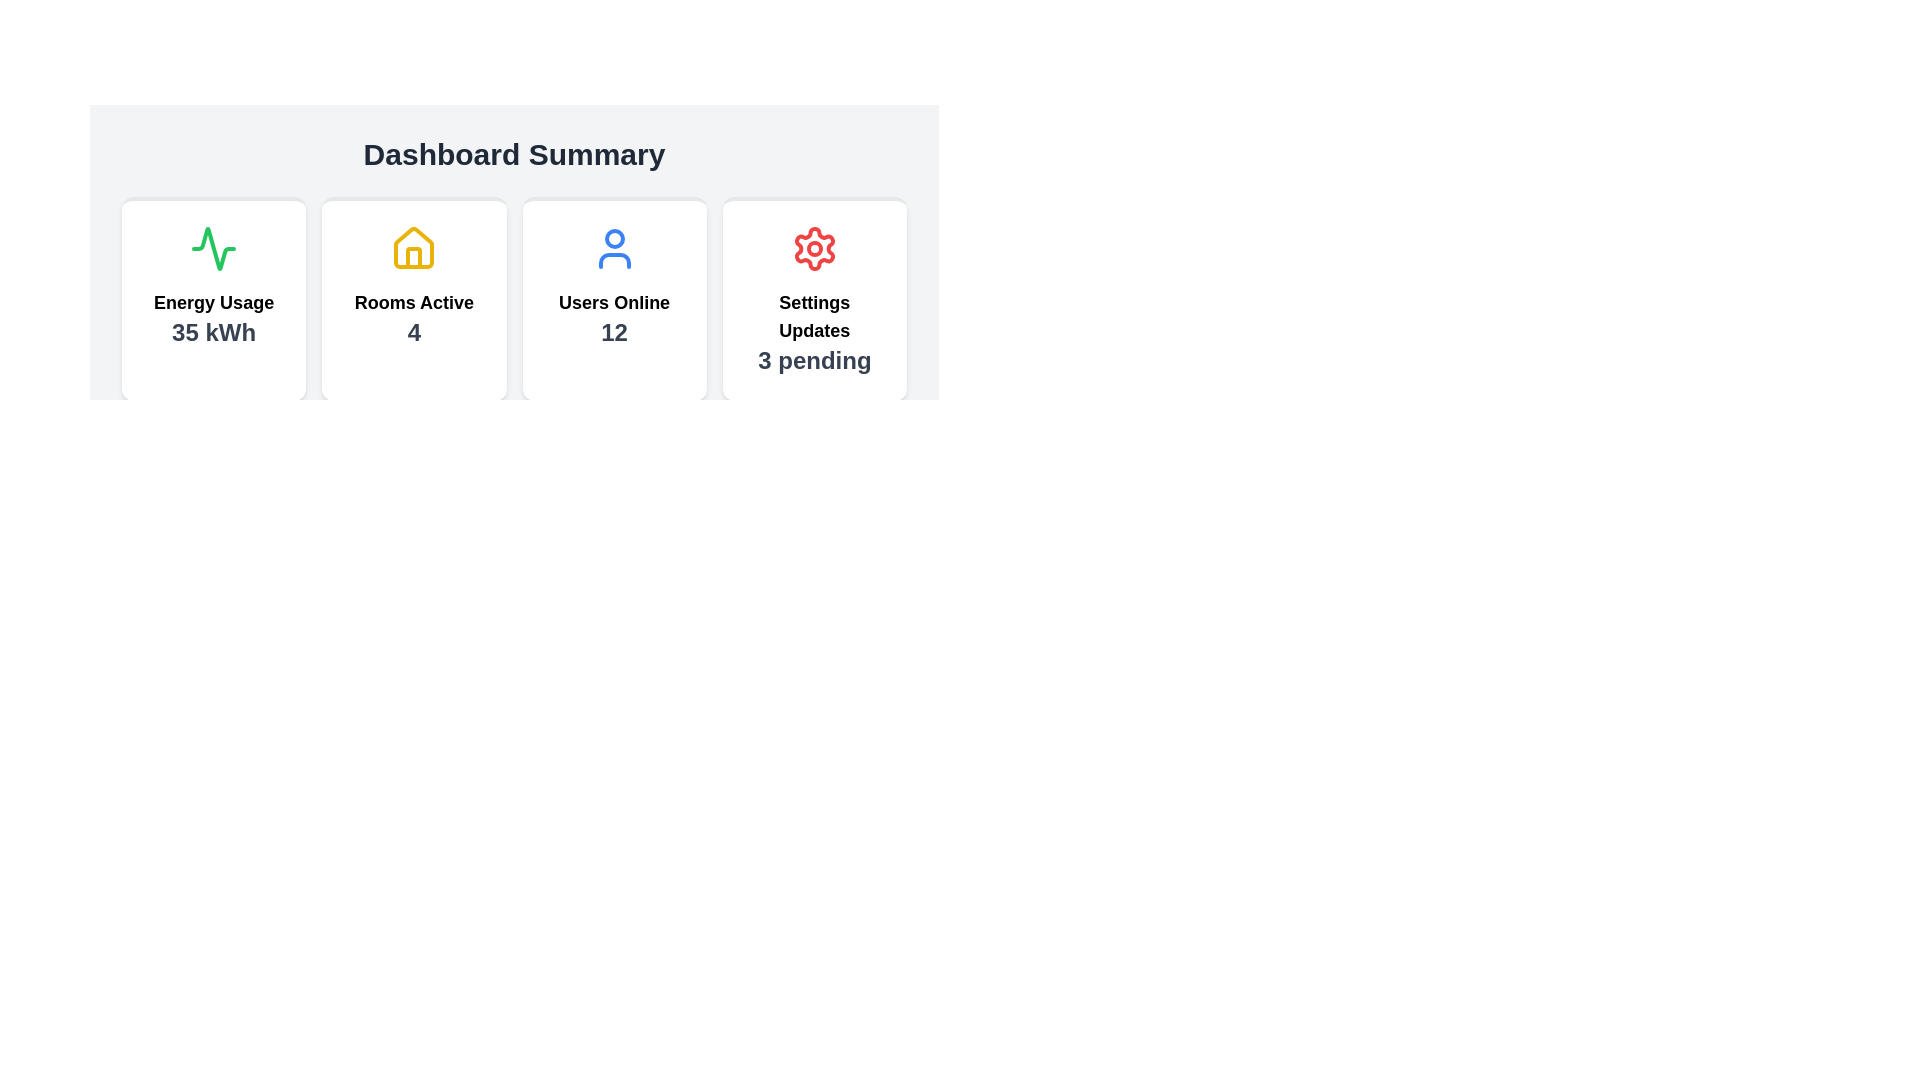 Image resolution: width=1920 pixels, height=1080 pixels. What do you see at coordinates (214, 299) in the screenshot?
I see `the Information Card, which has a white background, rounded corners, a green waveform icon, and displays 'Energy Usage' in bold black and '35 kWh' in larger dark gray text` at bounding box center [214, 299].